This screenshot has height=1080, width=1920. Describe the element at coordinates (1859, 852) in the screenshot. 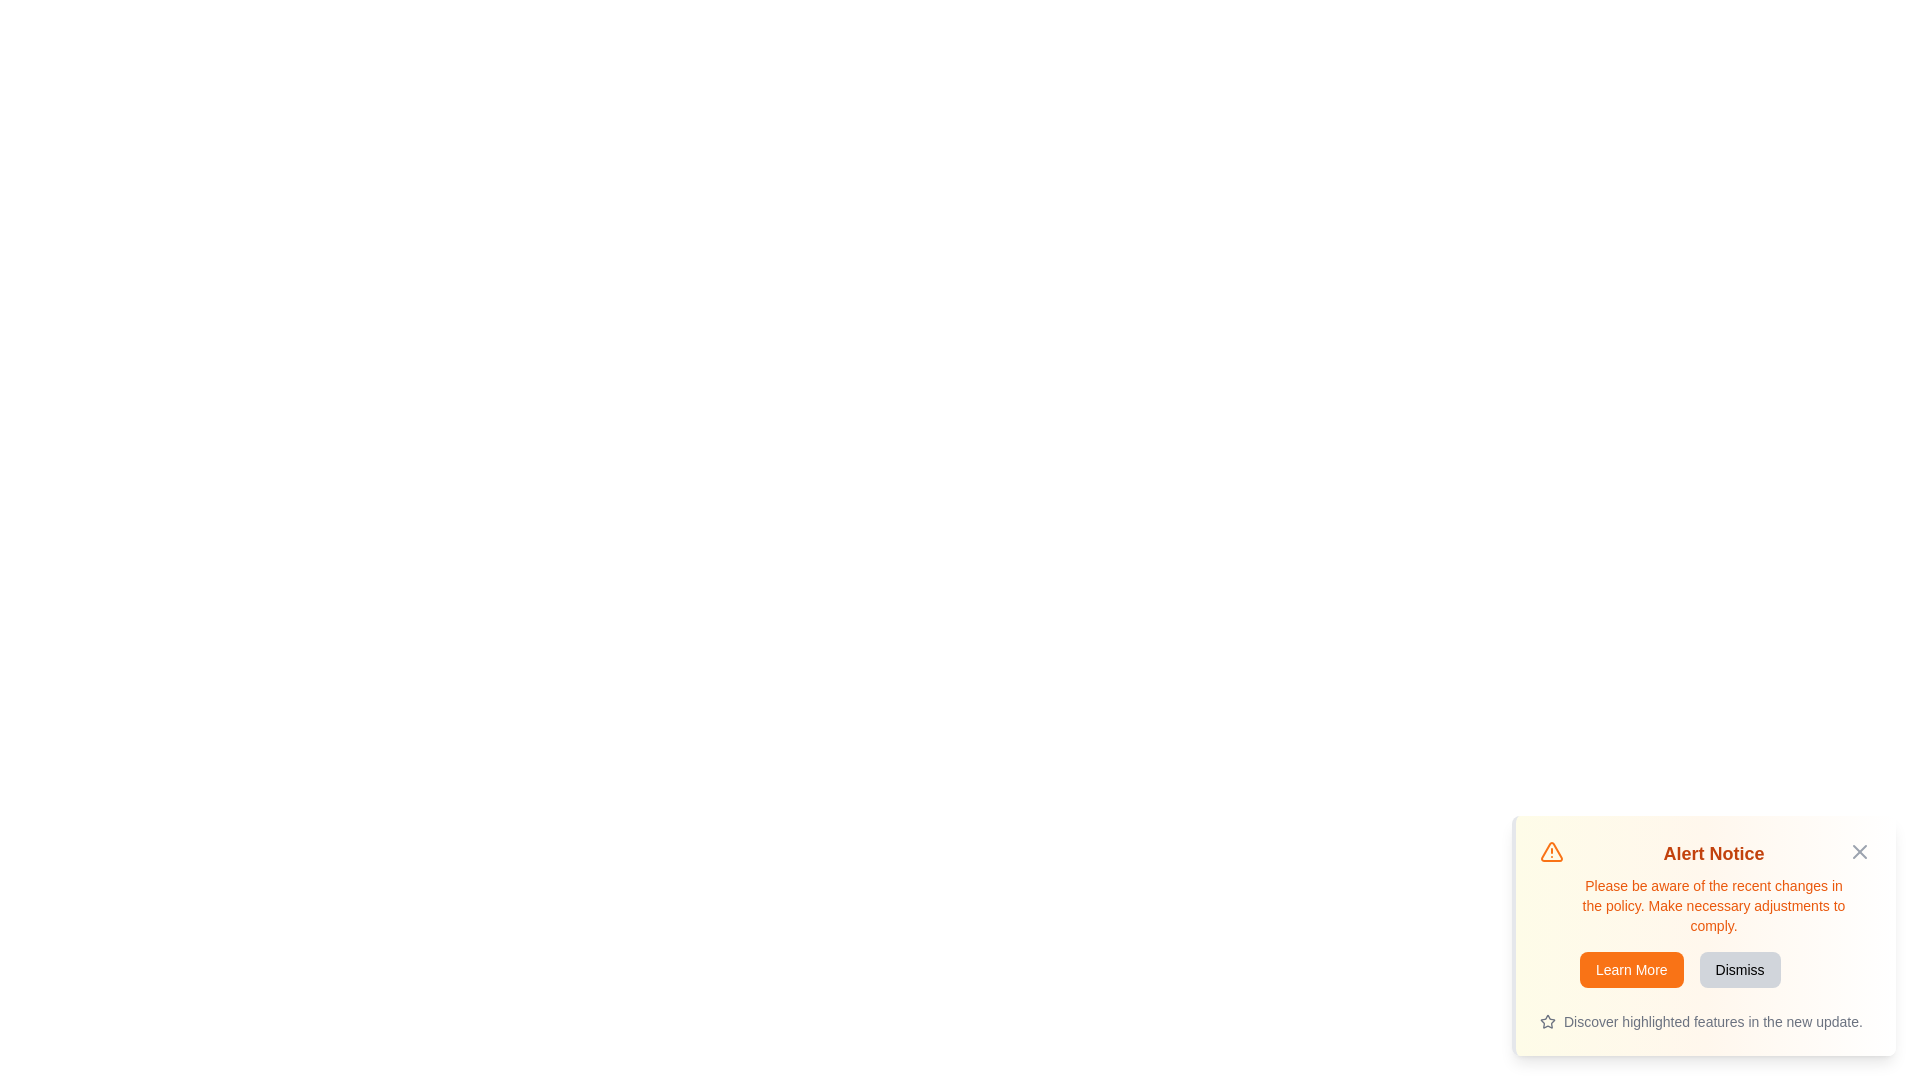

I see `the close icon (X) to hide the alert` at that location.